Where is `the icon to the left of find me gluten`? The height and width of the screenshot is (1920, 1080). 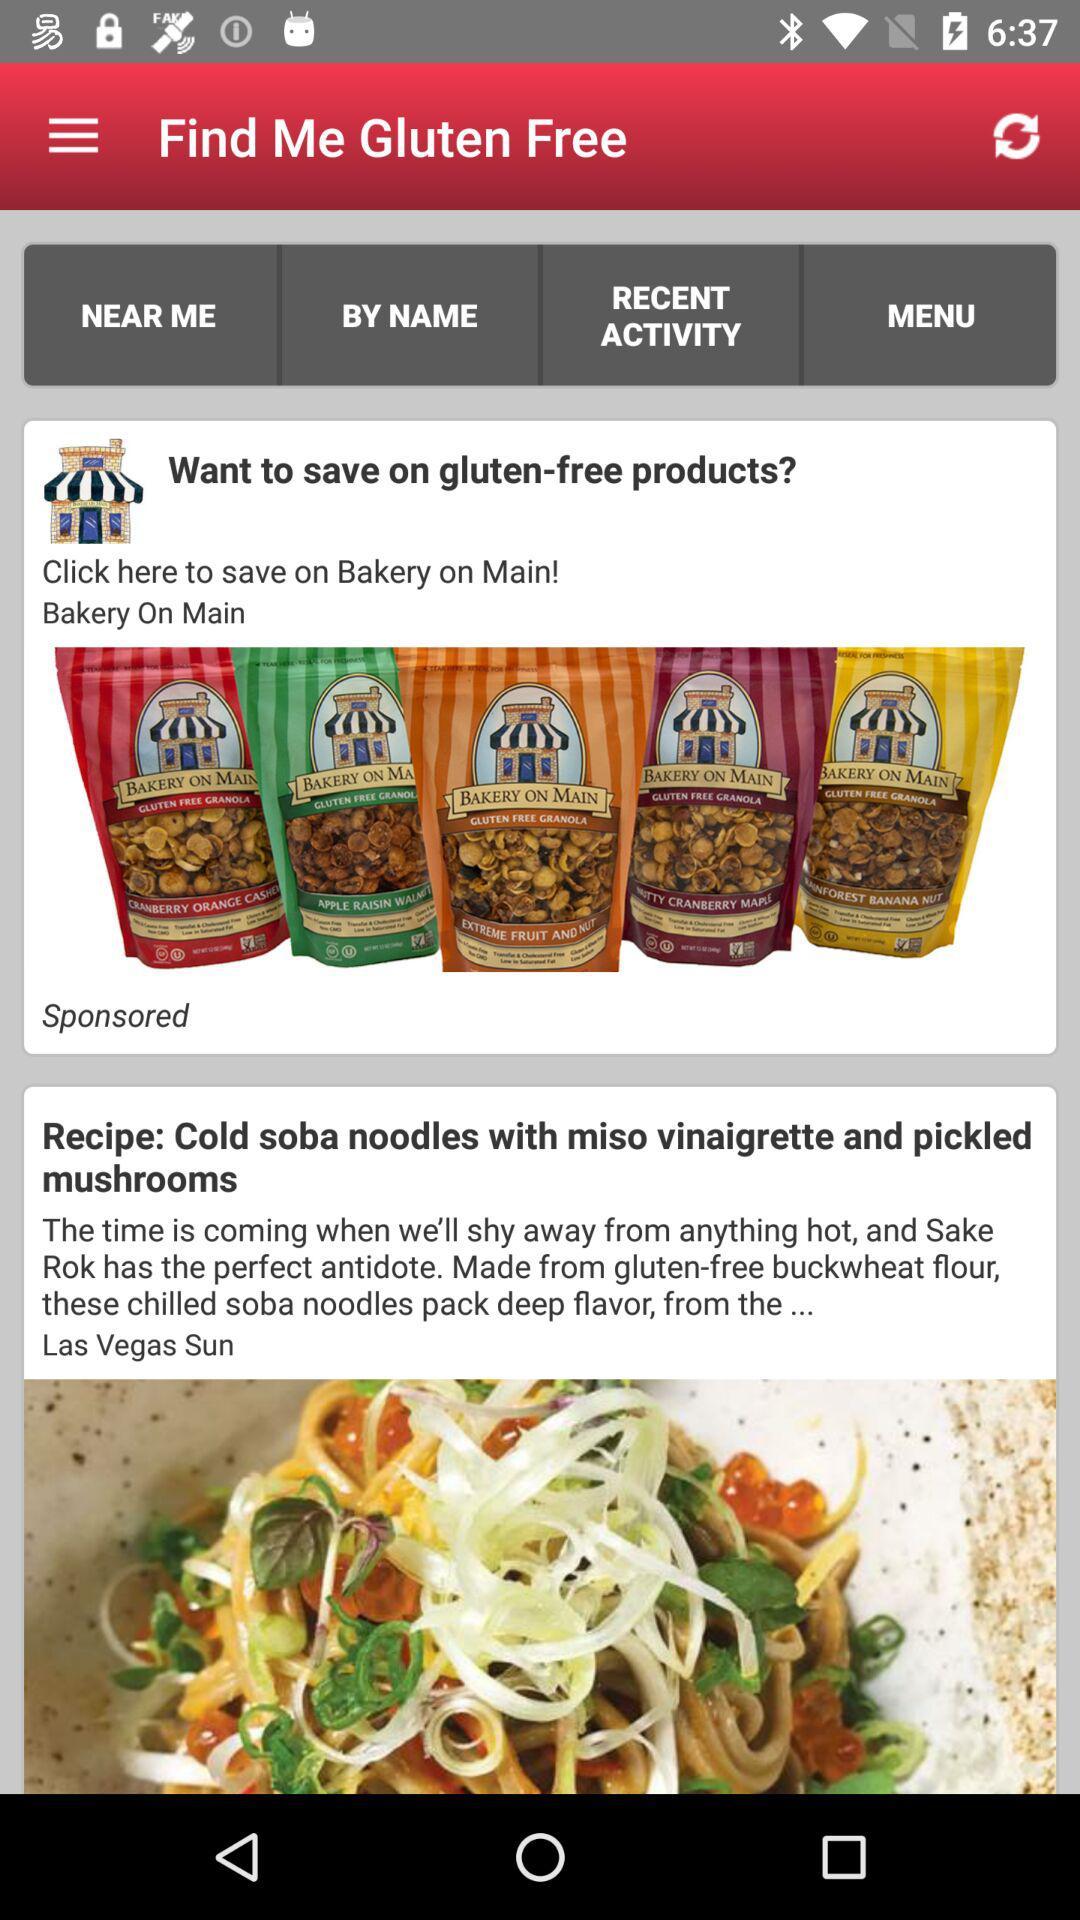
the icon to the left of find me gluten is located at coordinates (72, 135).